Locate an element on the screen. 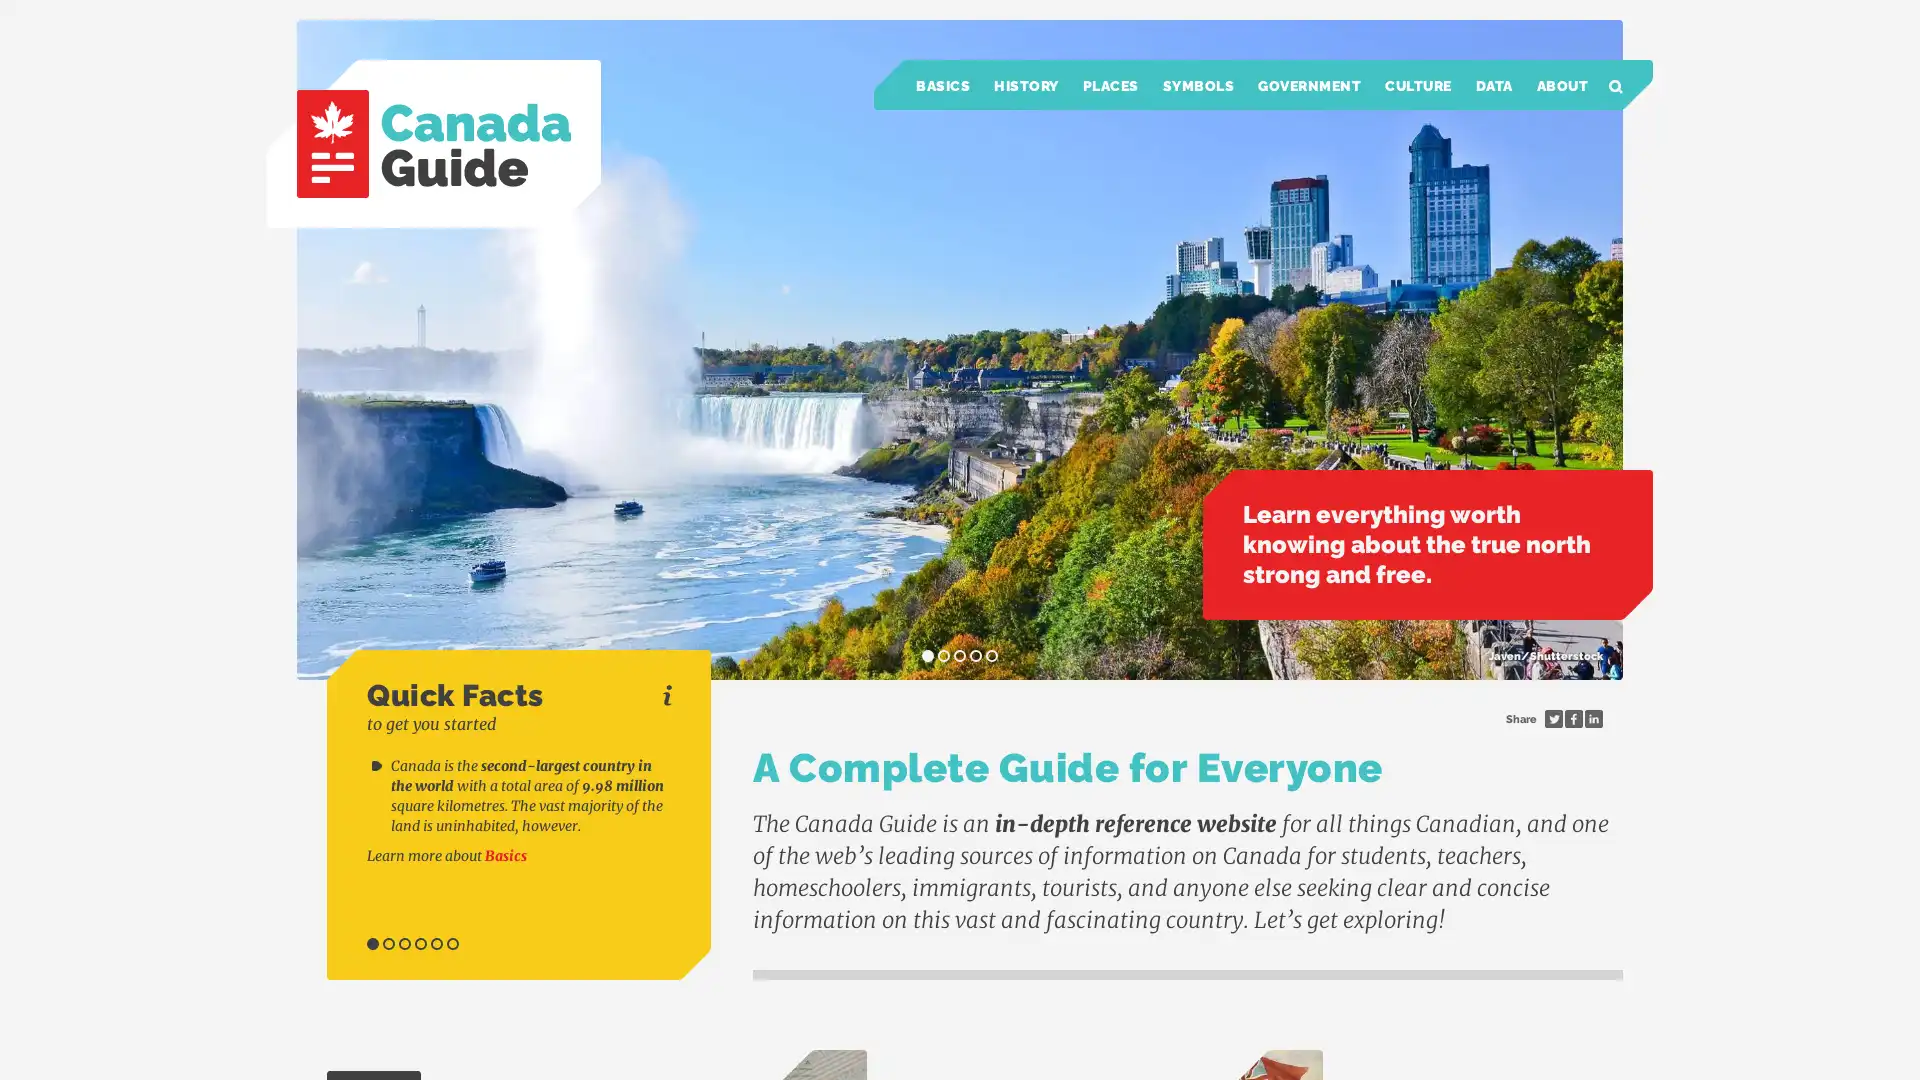 This screenshot has height=1080, width=1920. Go to slide 3 is located at coordinates (960, 655).